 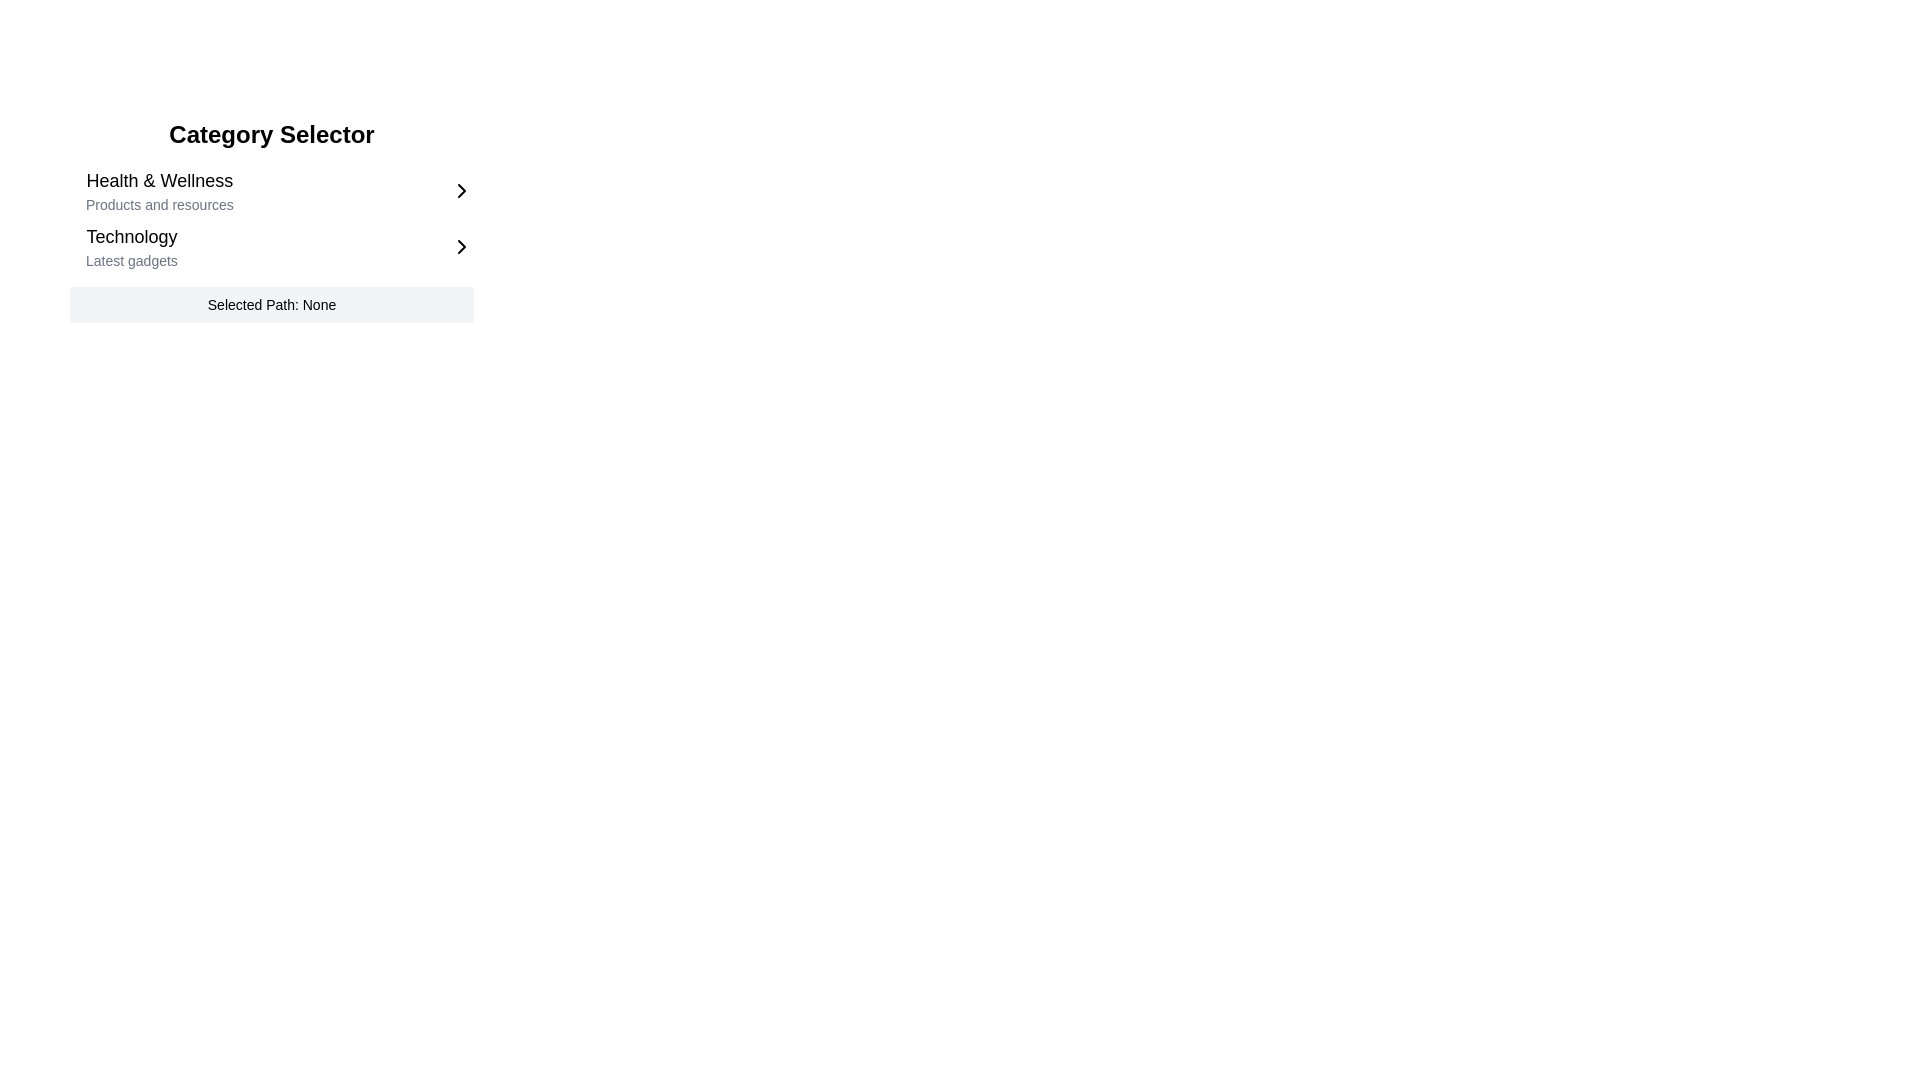 What do you see at coordinates (130, 235) in the screenshot?
I see `the 'Technology' category name label, which is positioned between the 'Health & Wellness' section and the description line 'Latest gadgets'` at bounding box center [130, 235].